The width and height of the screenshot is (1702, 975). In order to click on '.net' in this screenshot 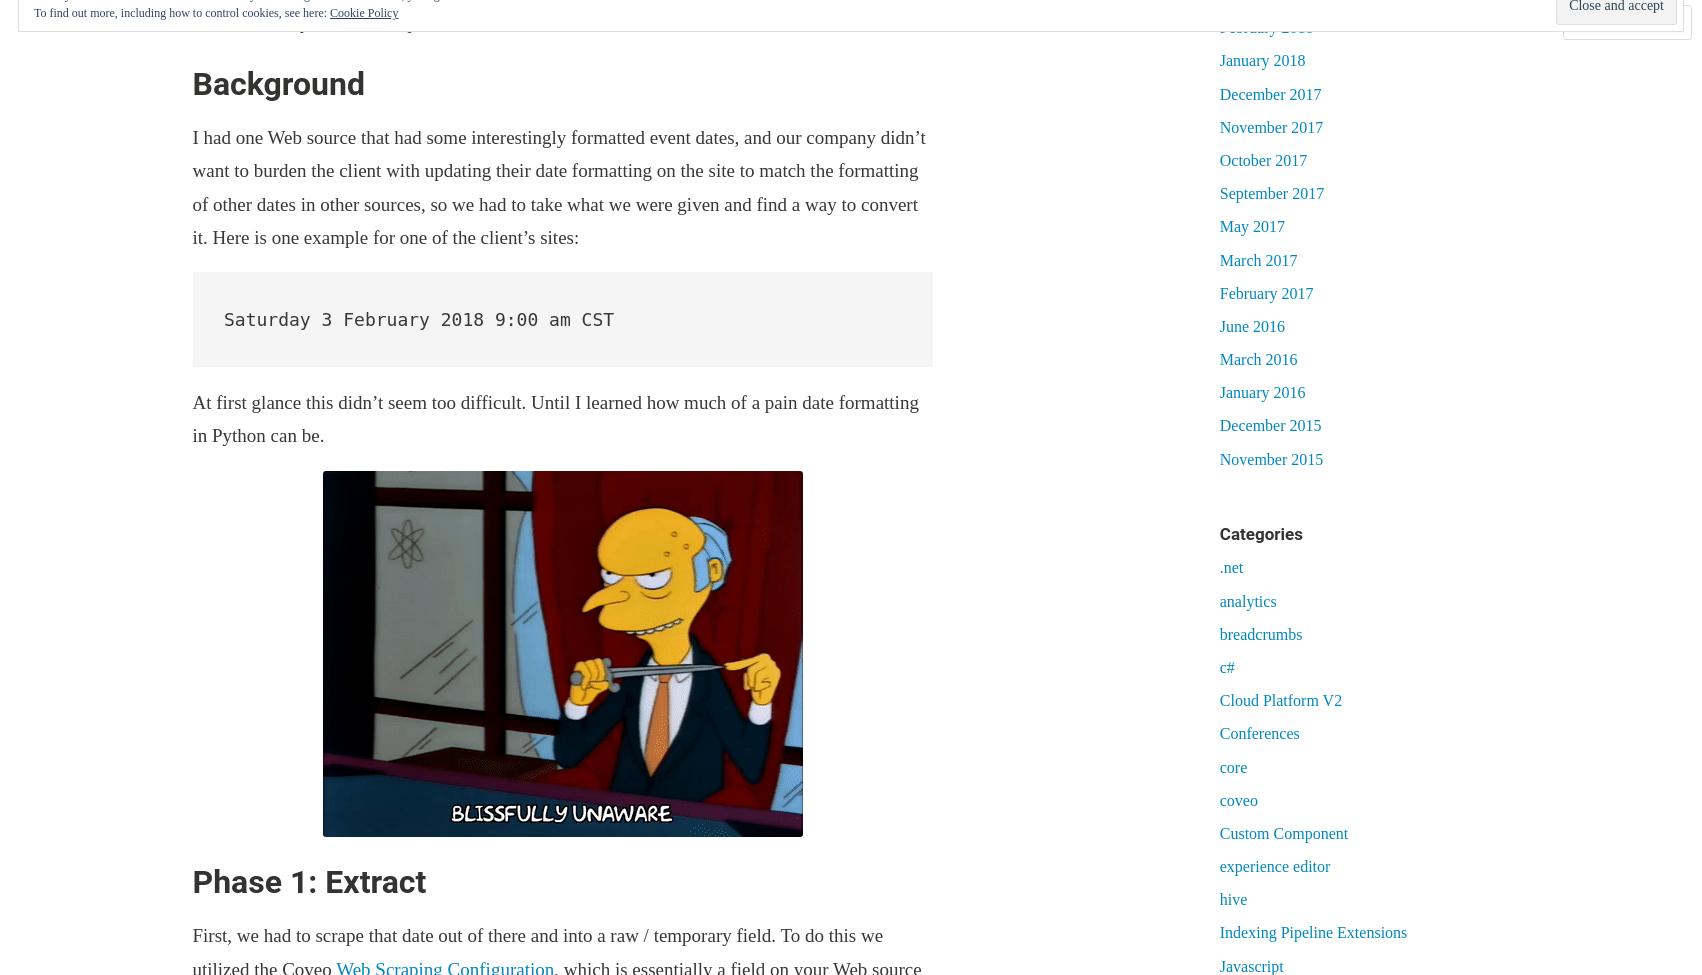, I will do `click(1231, 566)`.